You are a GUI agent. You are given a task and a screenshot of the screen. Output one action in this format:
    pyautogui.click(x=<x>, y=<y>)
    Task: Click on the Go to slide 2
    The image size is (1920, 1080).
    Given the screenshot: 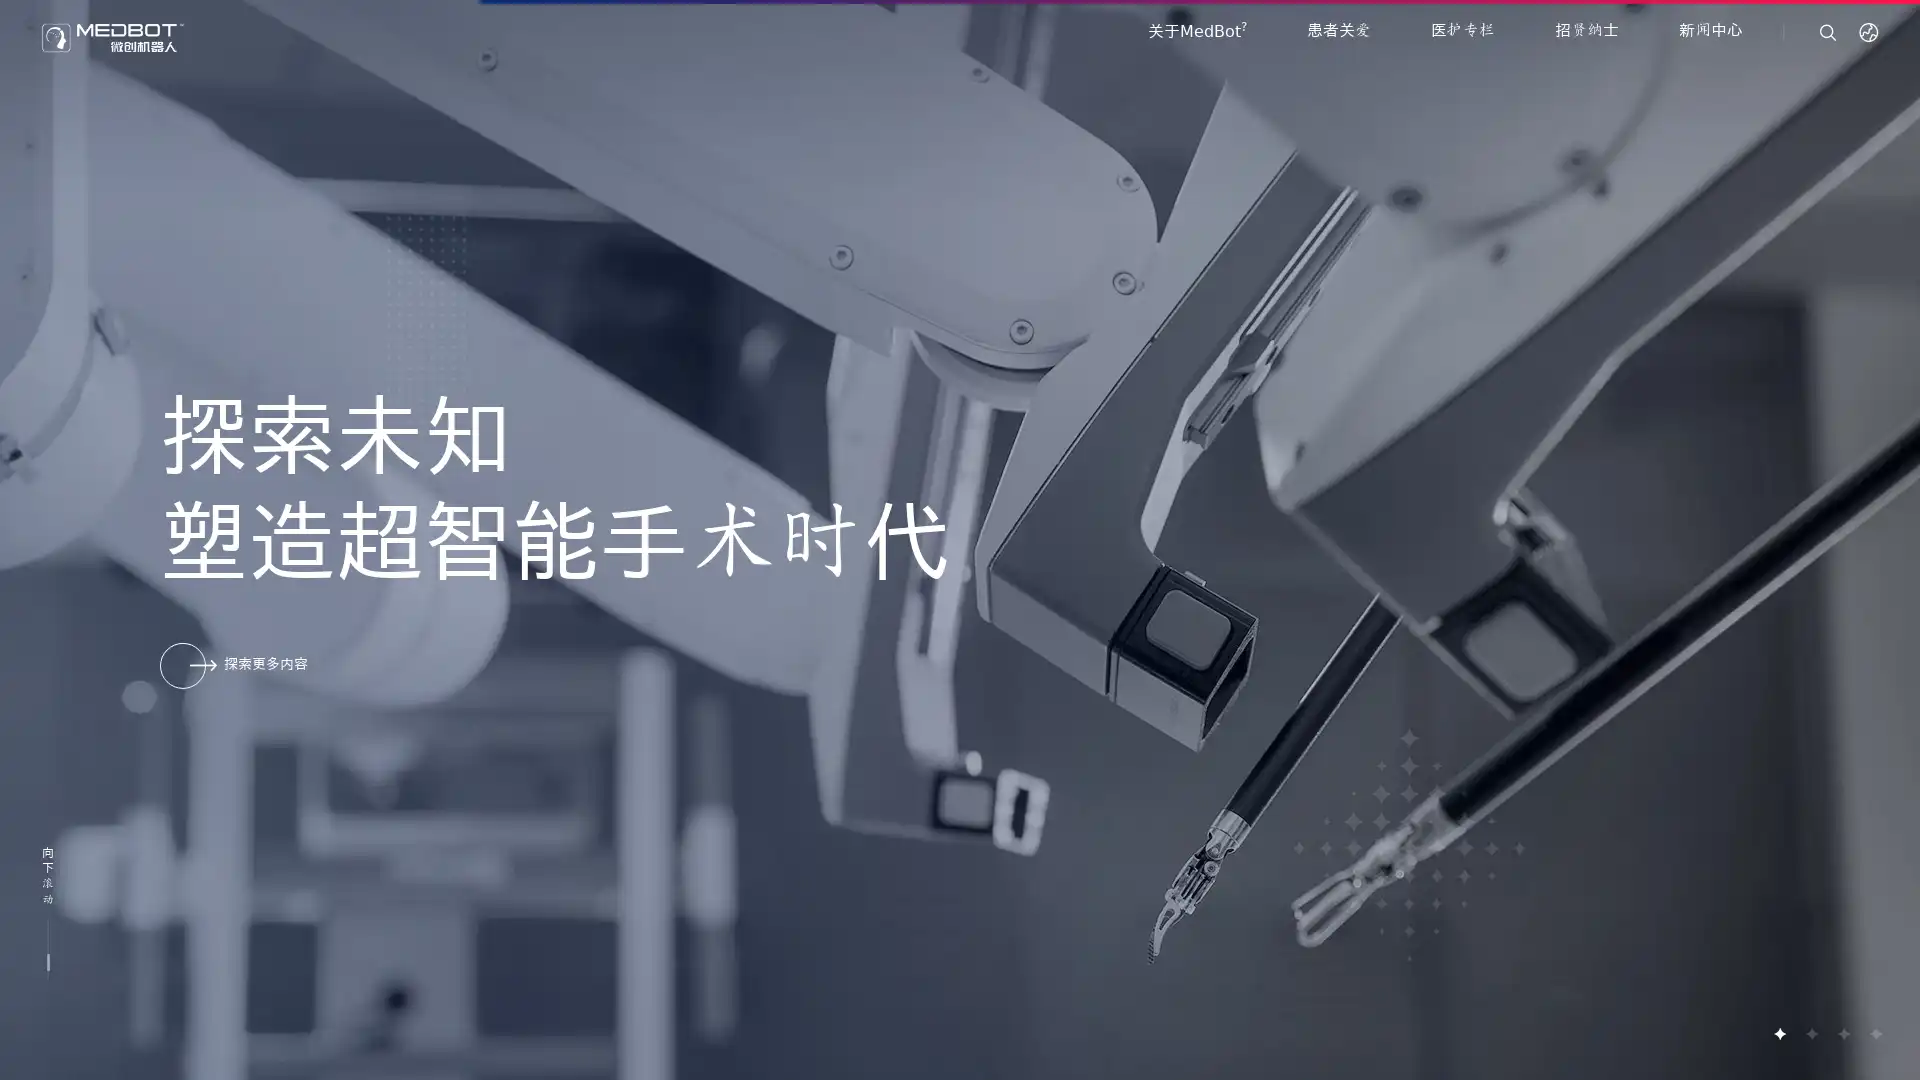 What is the action you would take?
    pyautogui.click(x=1810, y=1033)
    